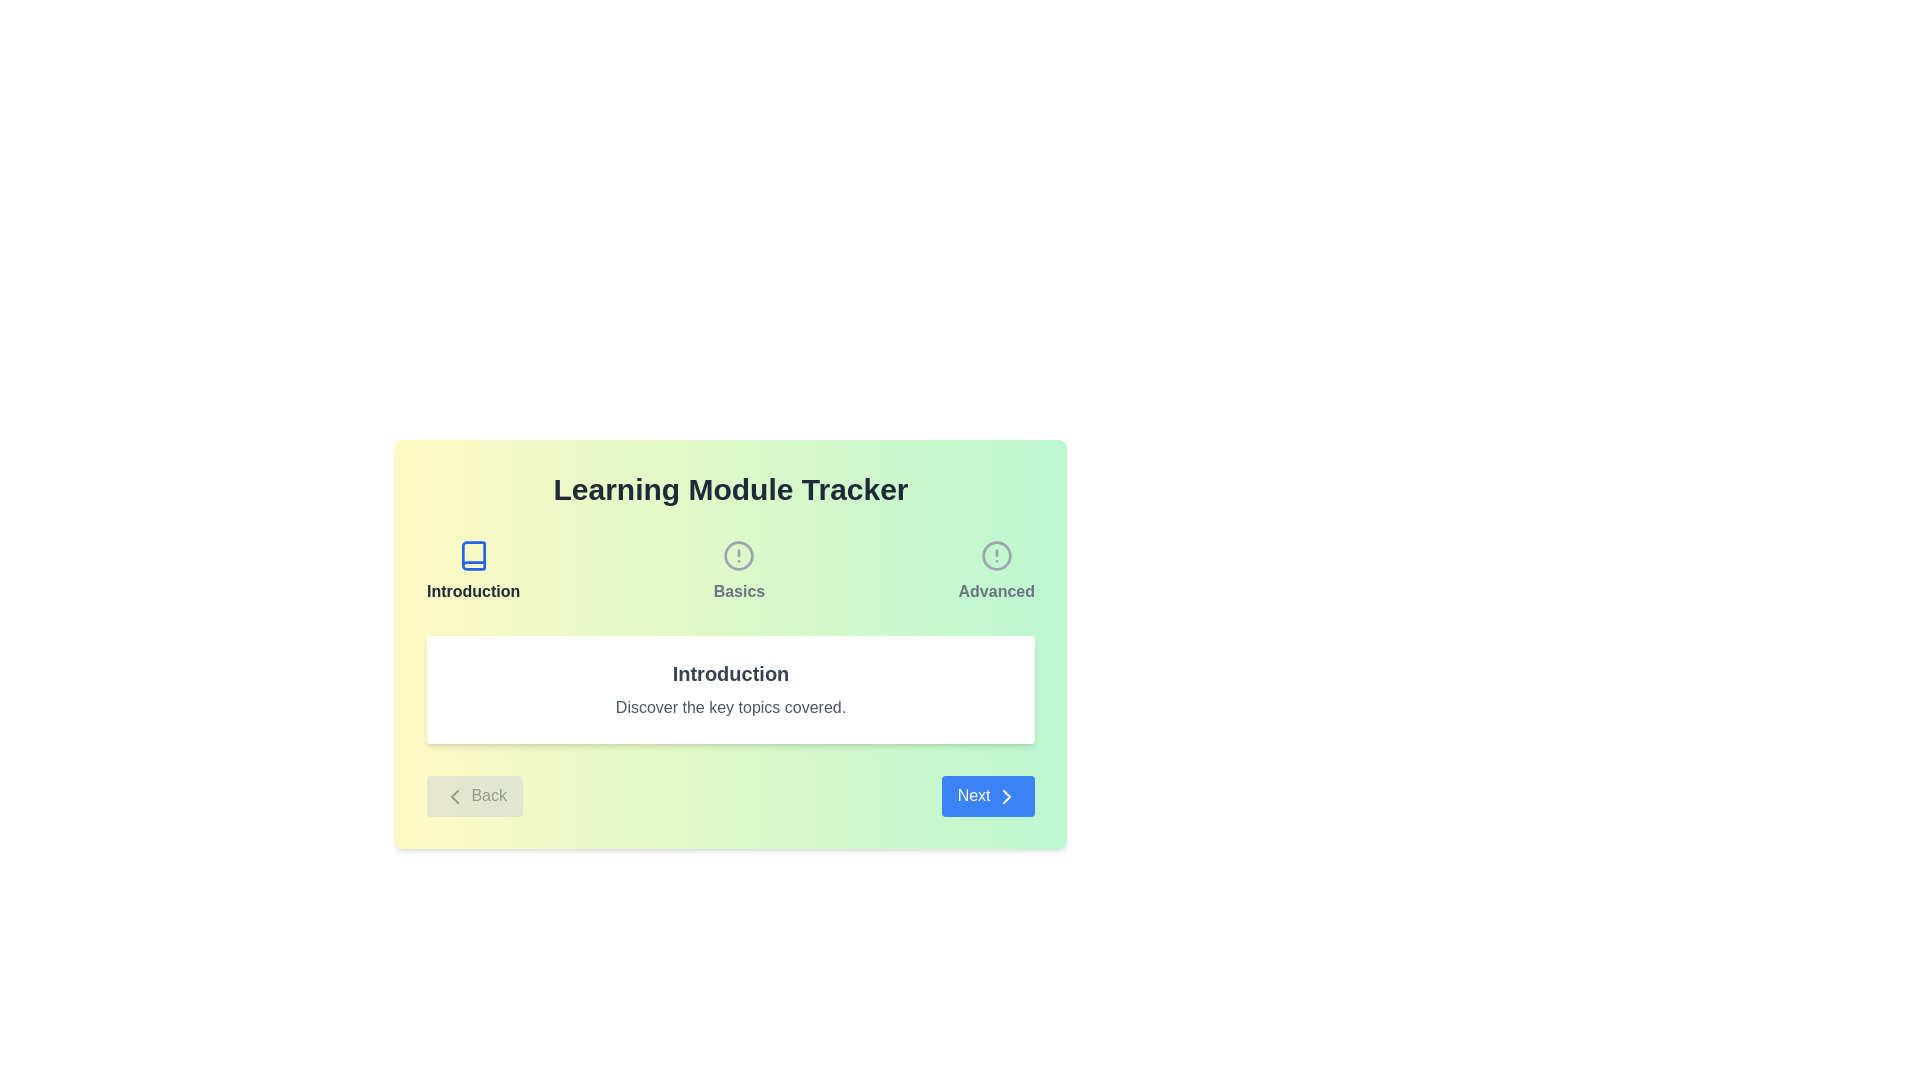  Describe the element at coordinates (996, 571) in the screenshot. I see `the 'Advanced' icon with accompanying text label in the selector module` at that location.